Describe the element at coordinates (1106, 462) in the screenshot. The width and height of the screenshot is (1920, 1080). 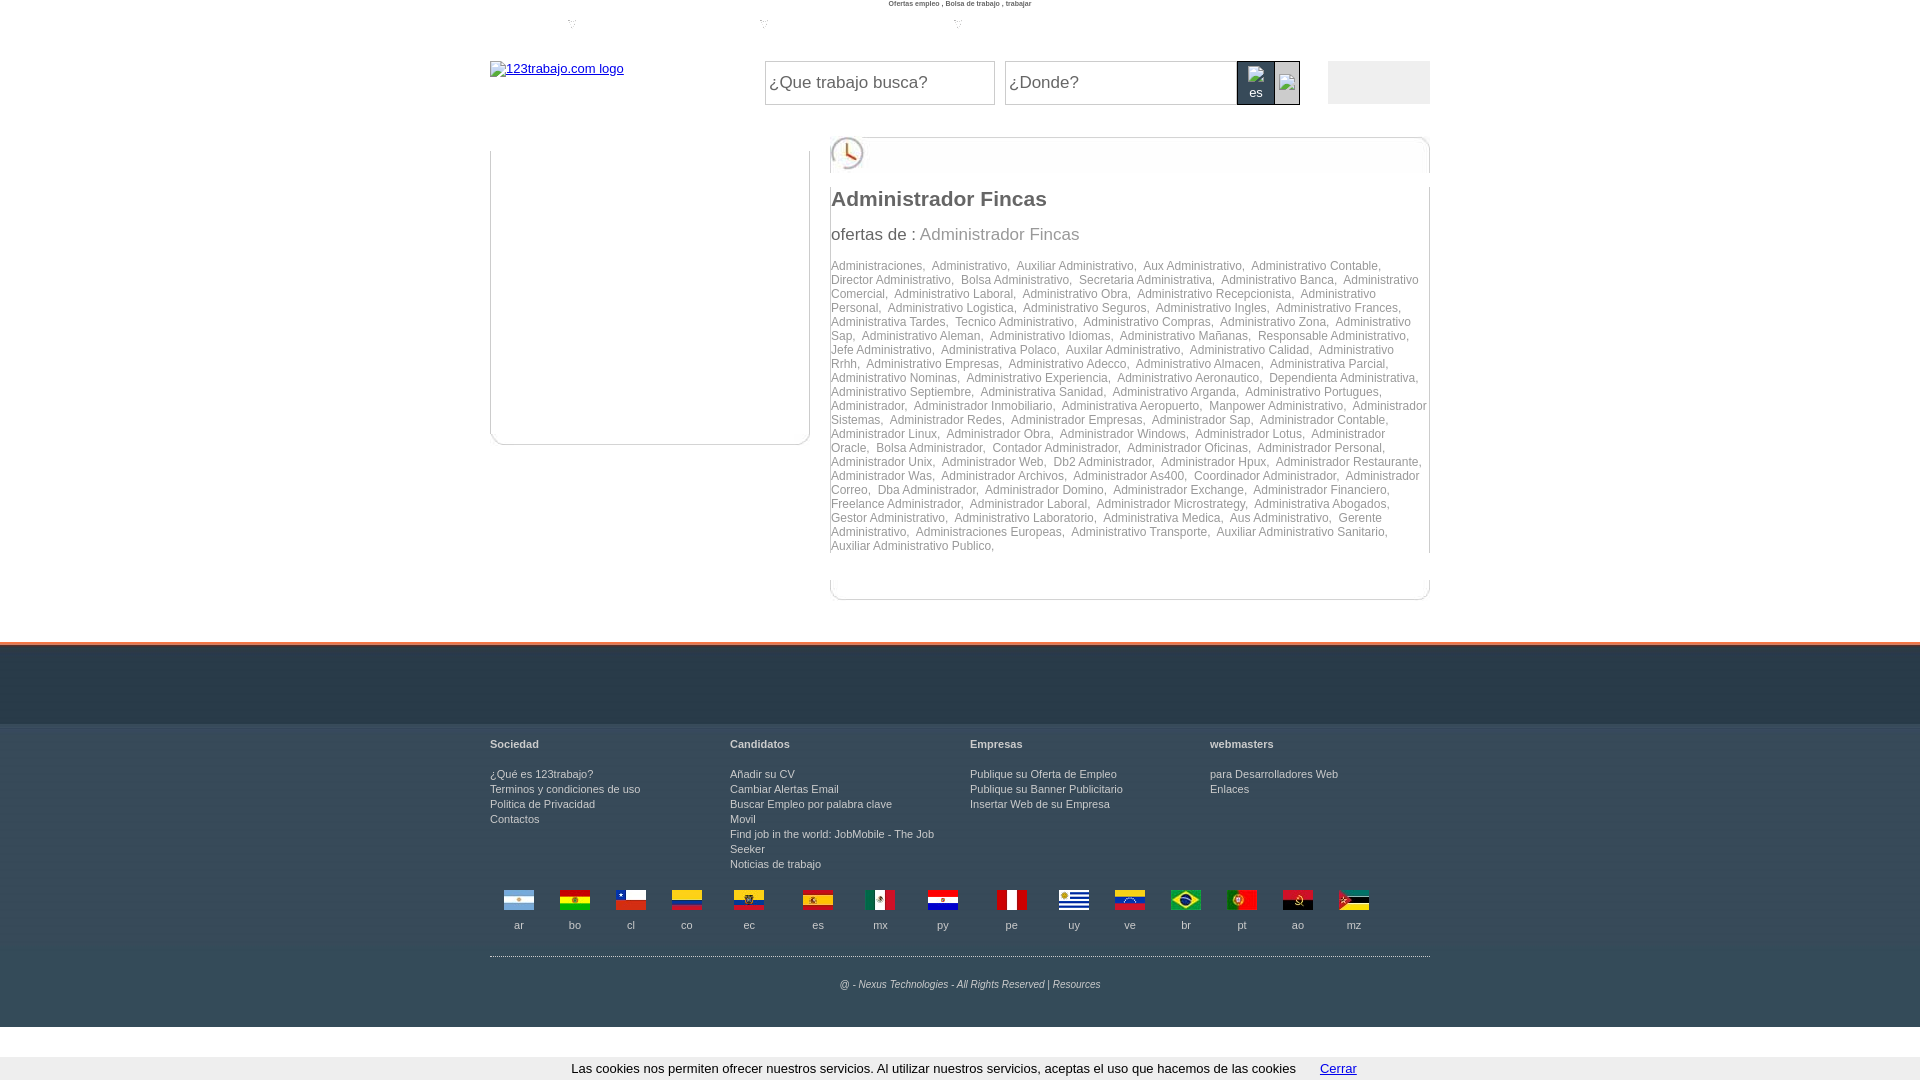
I see `'Db2 Administrador, '` at that location.